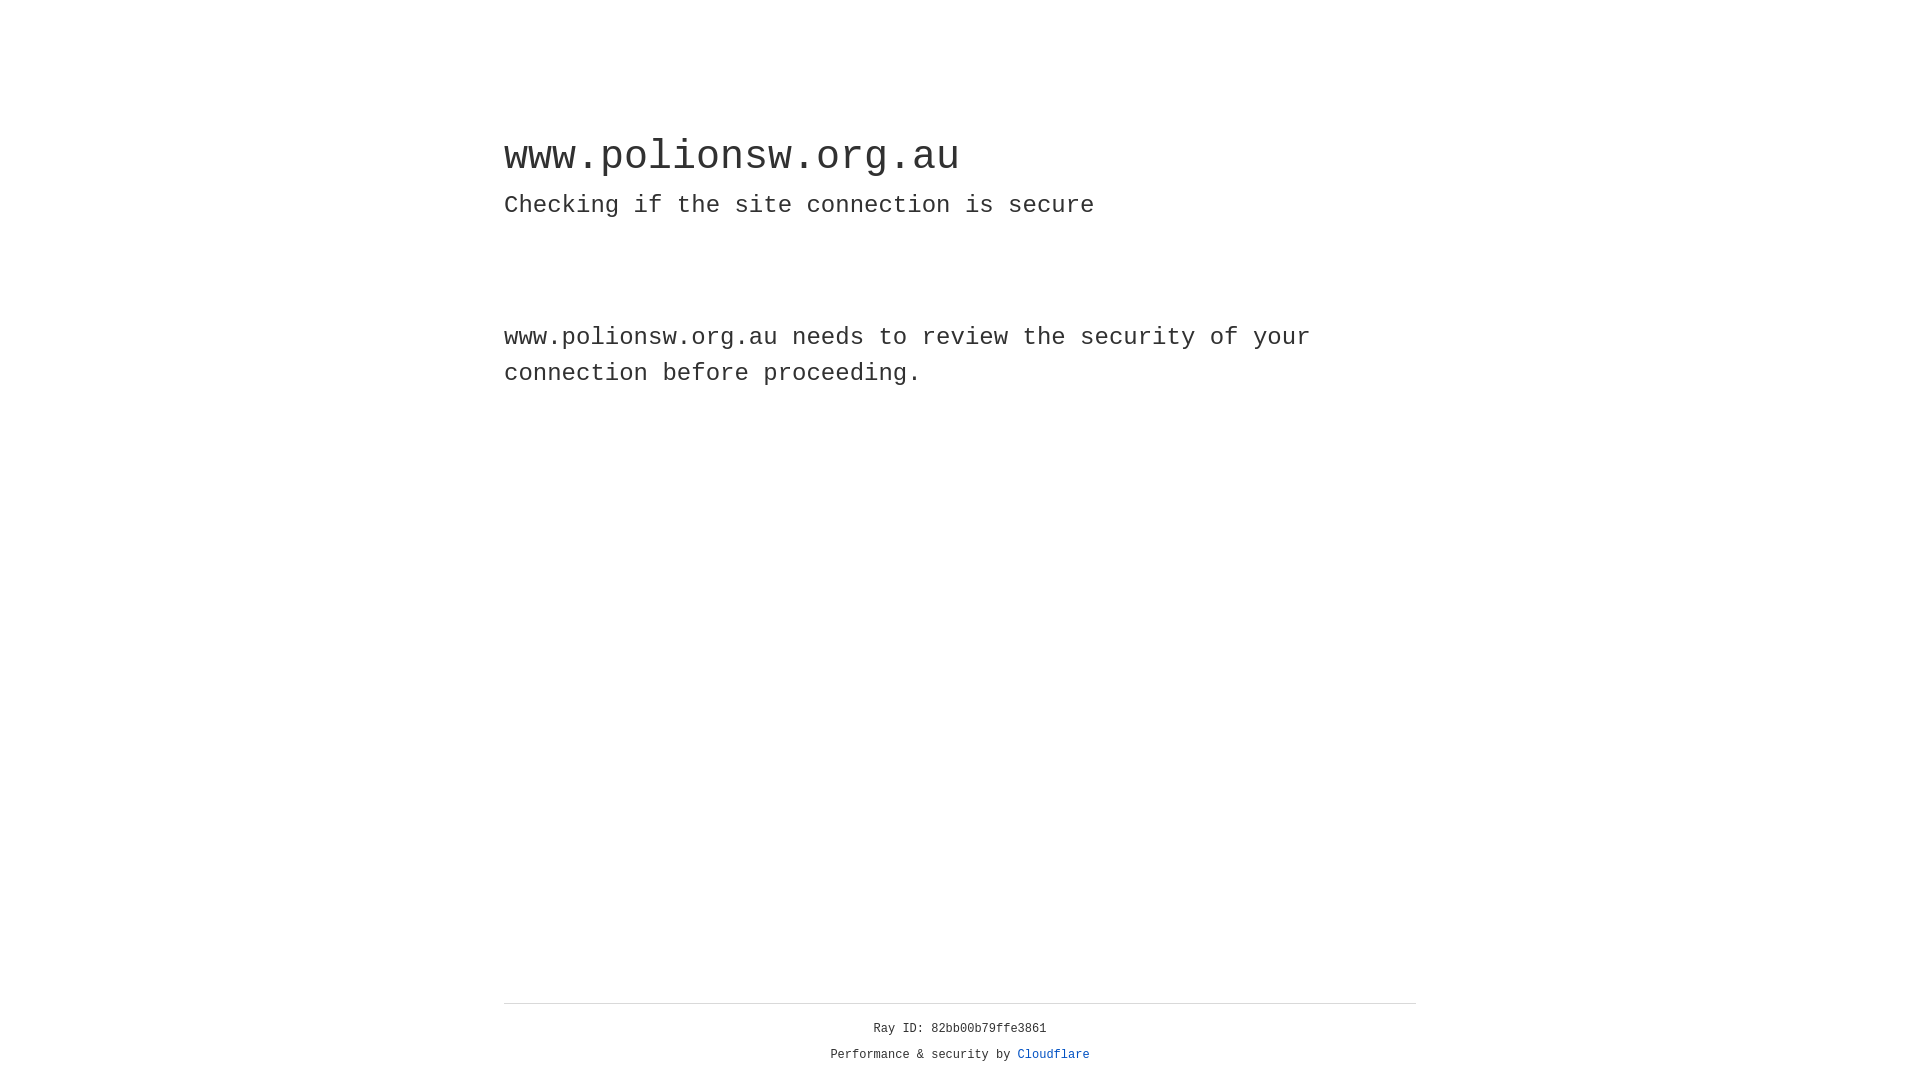 Image resolution: width=1920 pixels, height=1080 pixels. Describe the element at coordinates (1053, 1054) in the screenshot. I see `'Cloudflare'` at that location.